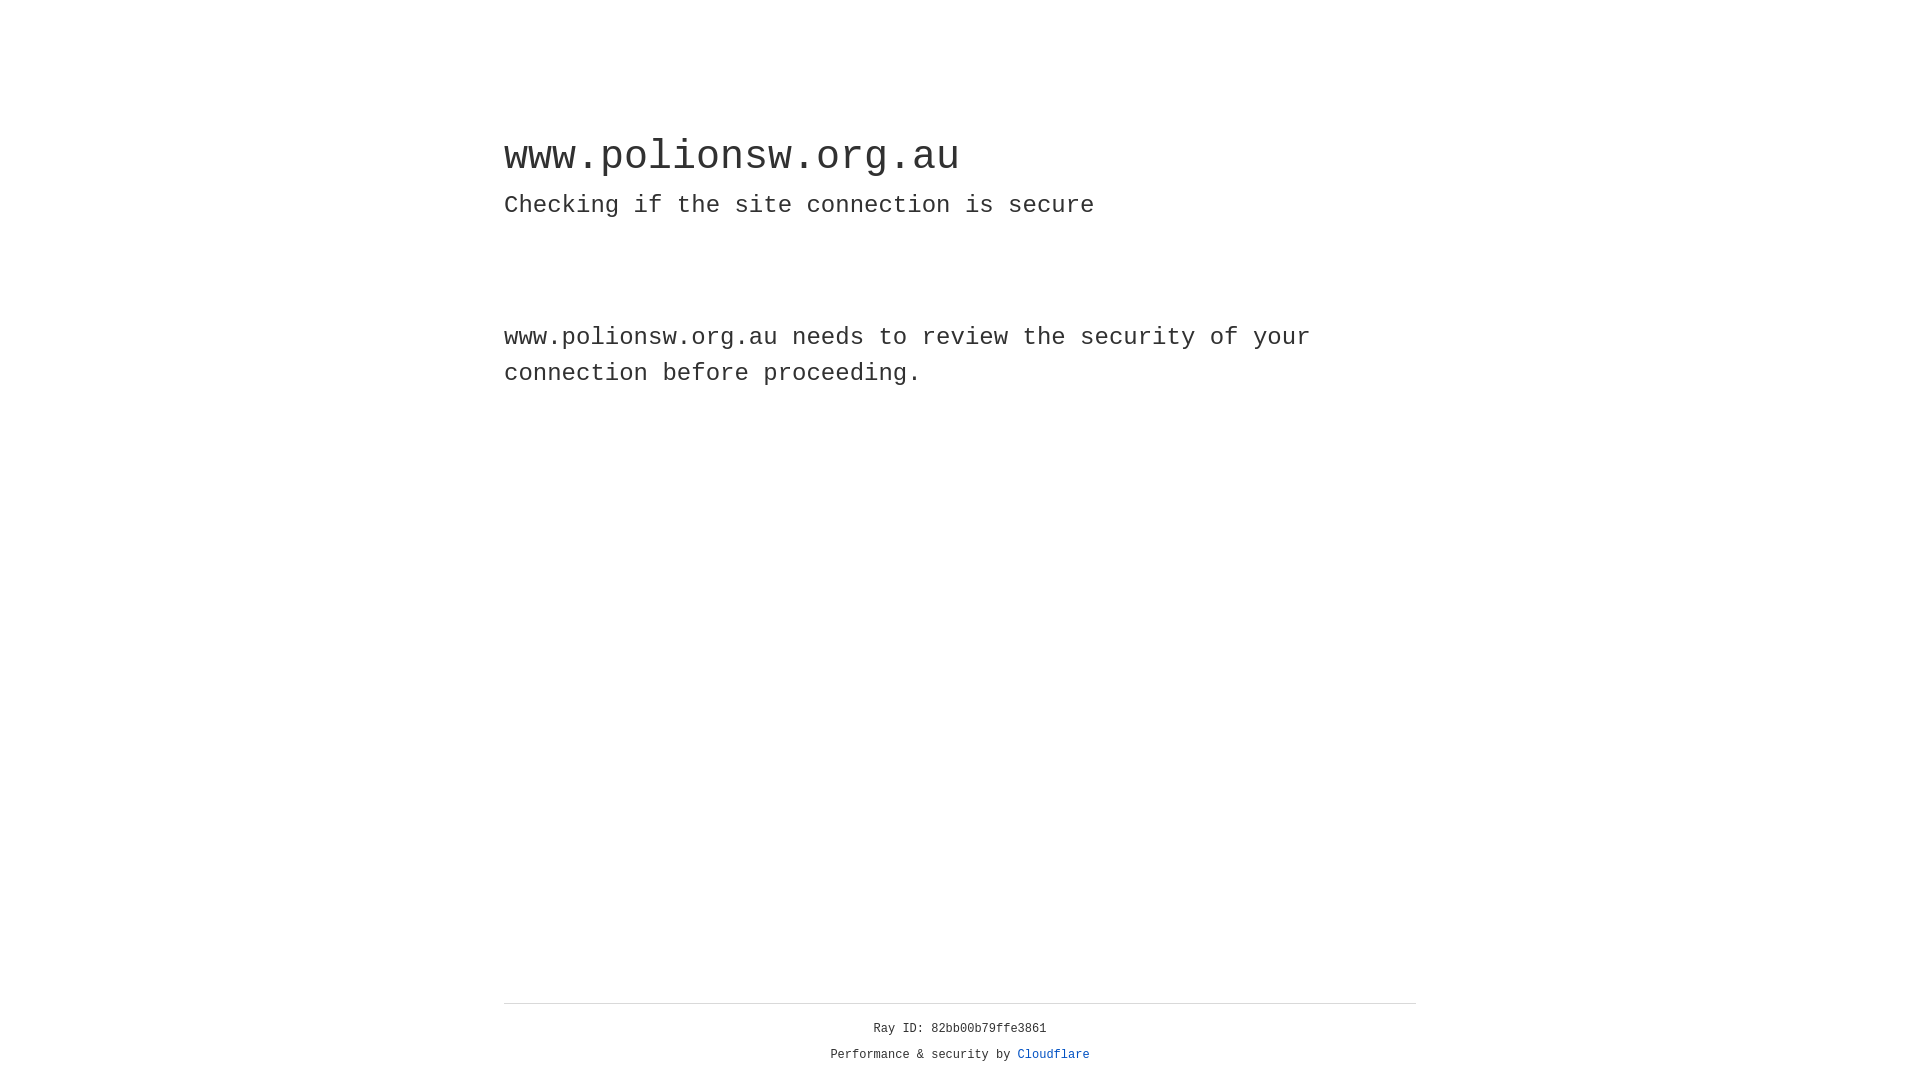 Image resolution: width=1920 pixels, height=1080 pixels. Describe the element at coordinates (1053, 1054) in the screenshot. I see `'Cloudflare'` at that location.